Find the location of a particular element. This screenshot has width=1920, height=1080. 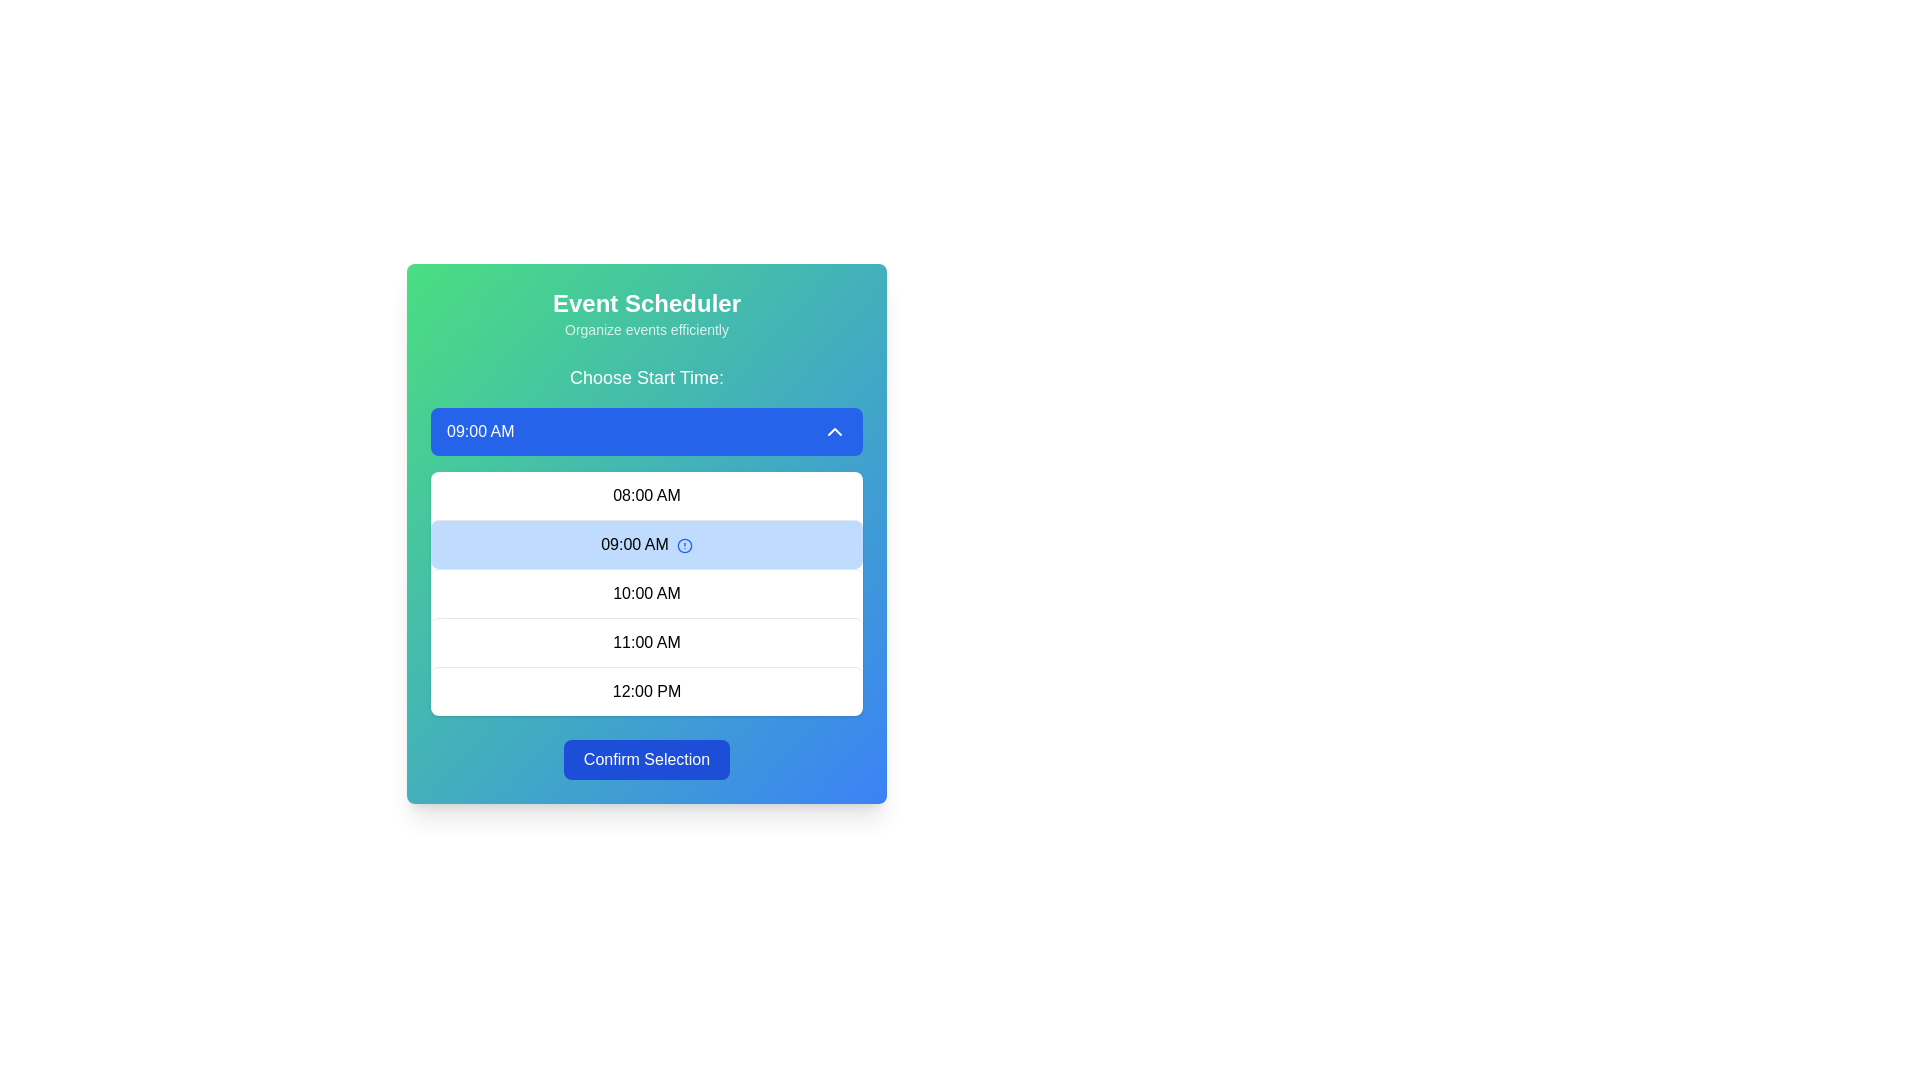

the Dropdown Selection Button labeled '09:00 AM' with a blue background is located at coordinates (647, 431).